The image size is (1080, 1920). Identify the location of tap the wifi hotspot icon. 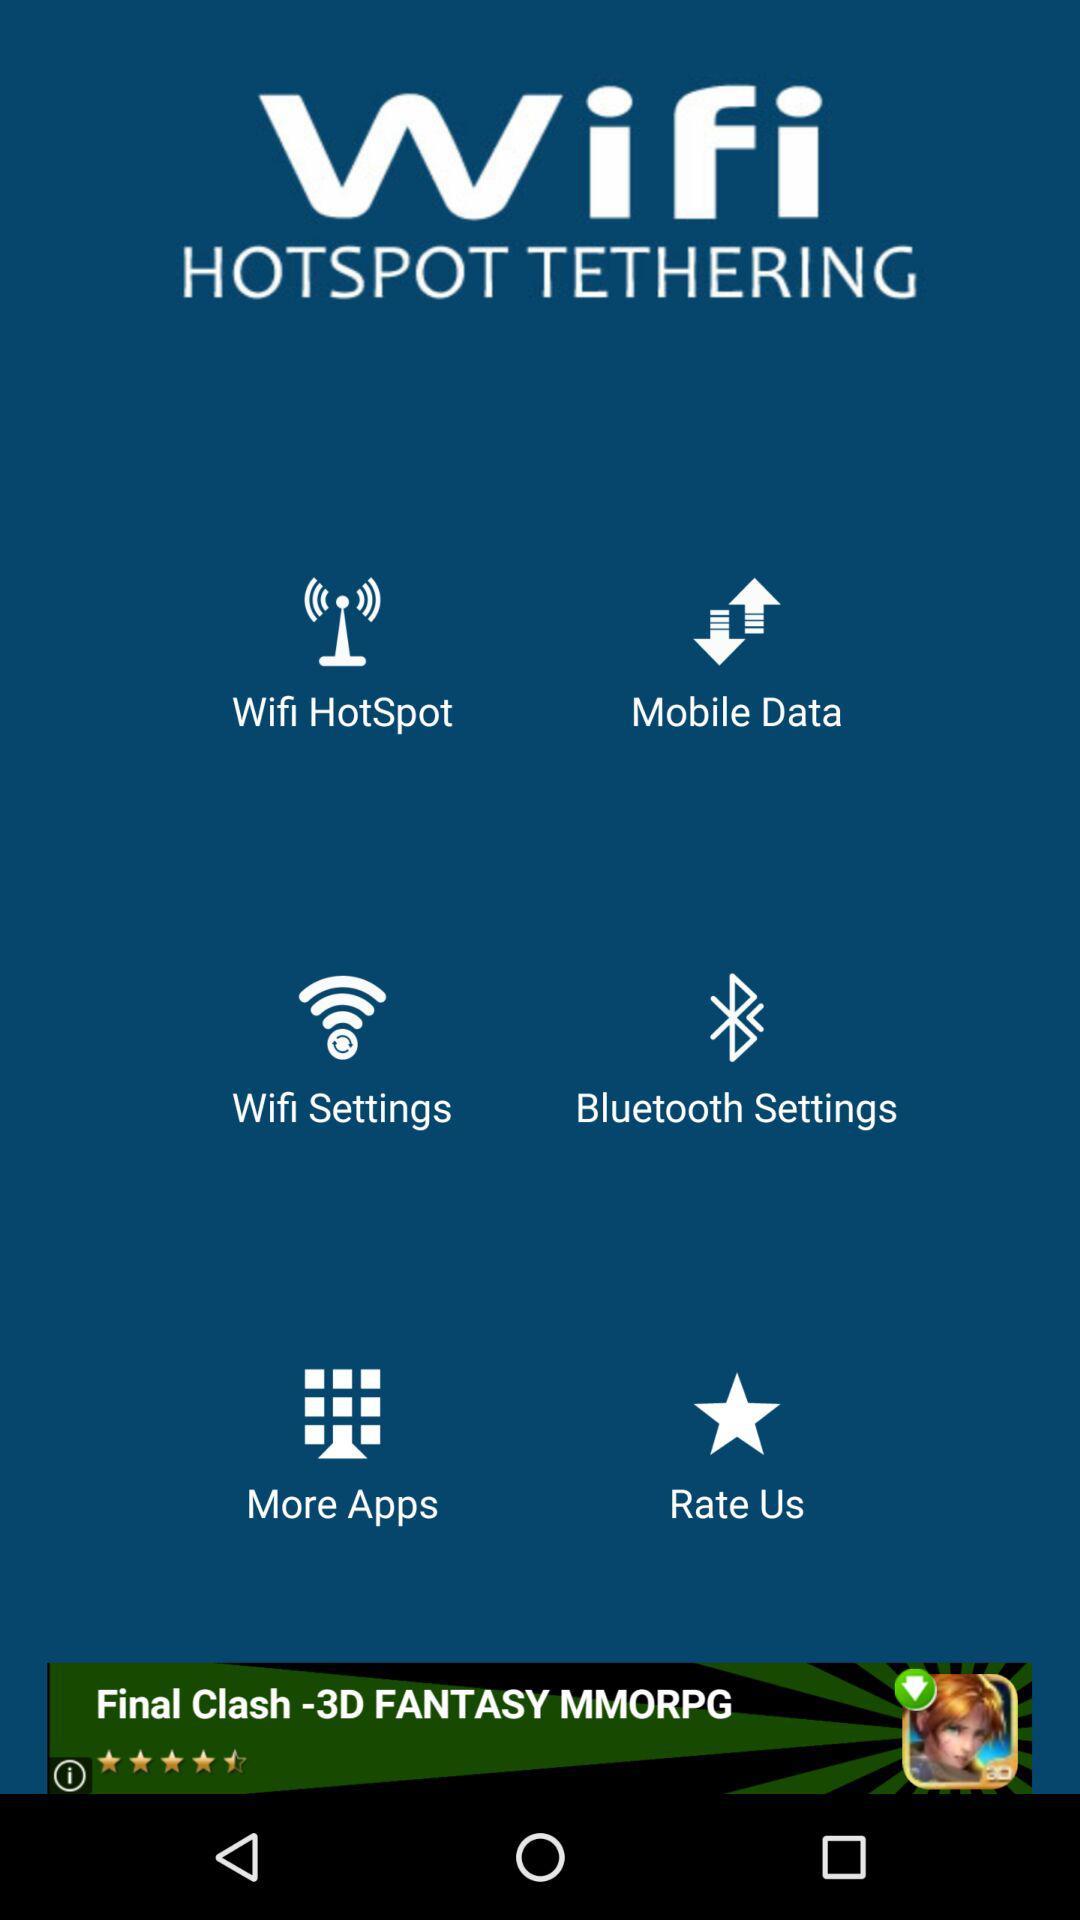
(341, 619).